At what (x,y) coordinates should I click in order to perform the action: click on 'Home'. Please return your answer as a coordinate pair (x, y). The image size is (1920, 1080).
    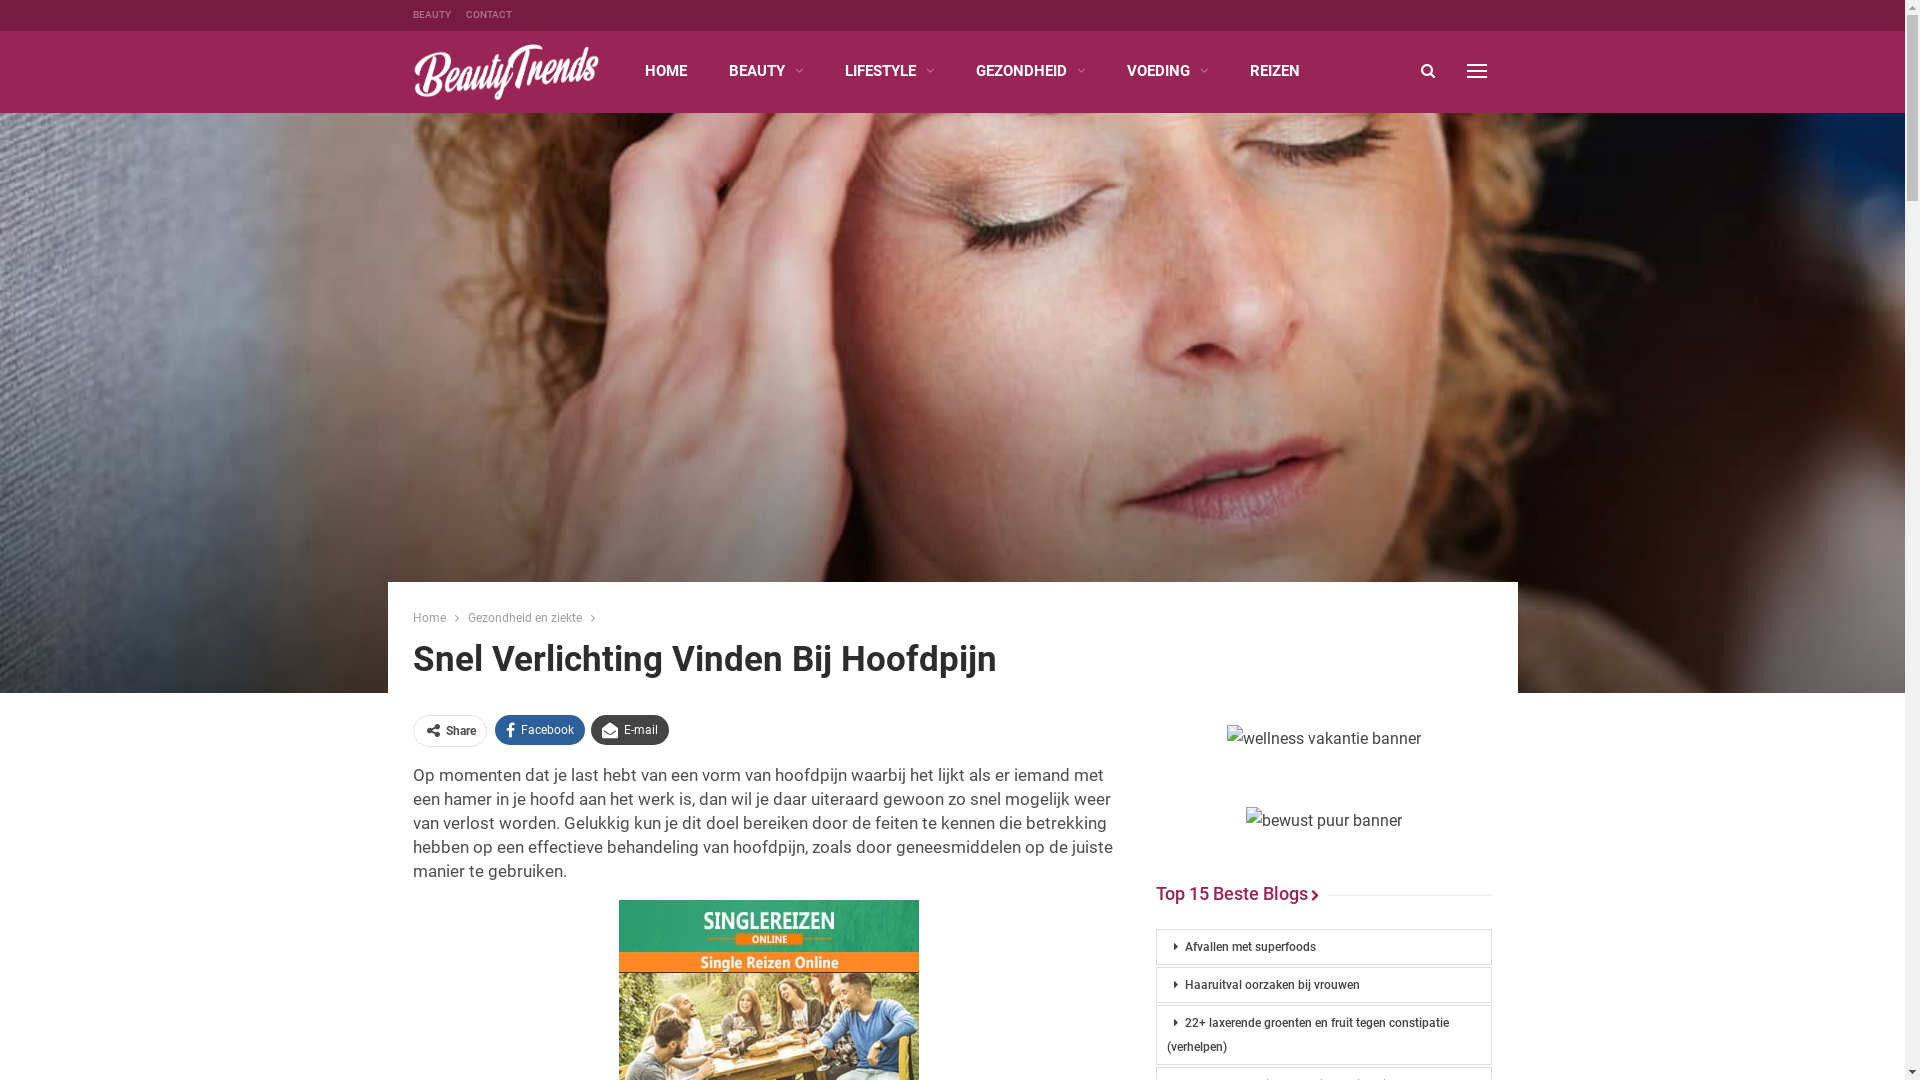
    Looking at the image, I should click on (427, 616).